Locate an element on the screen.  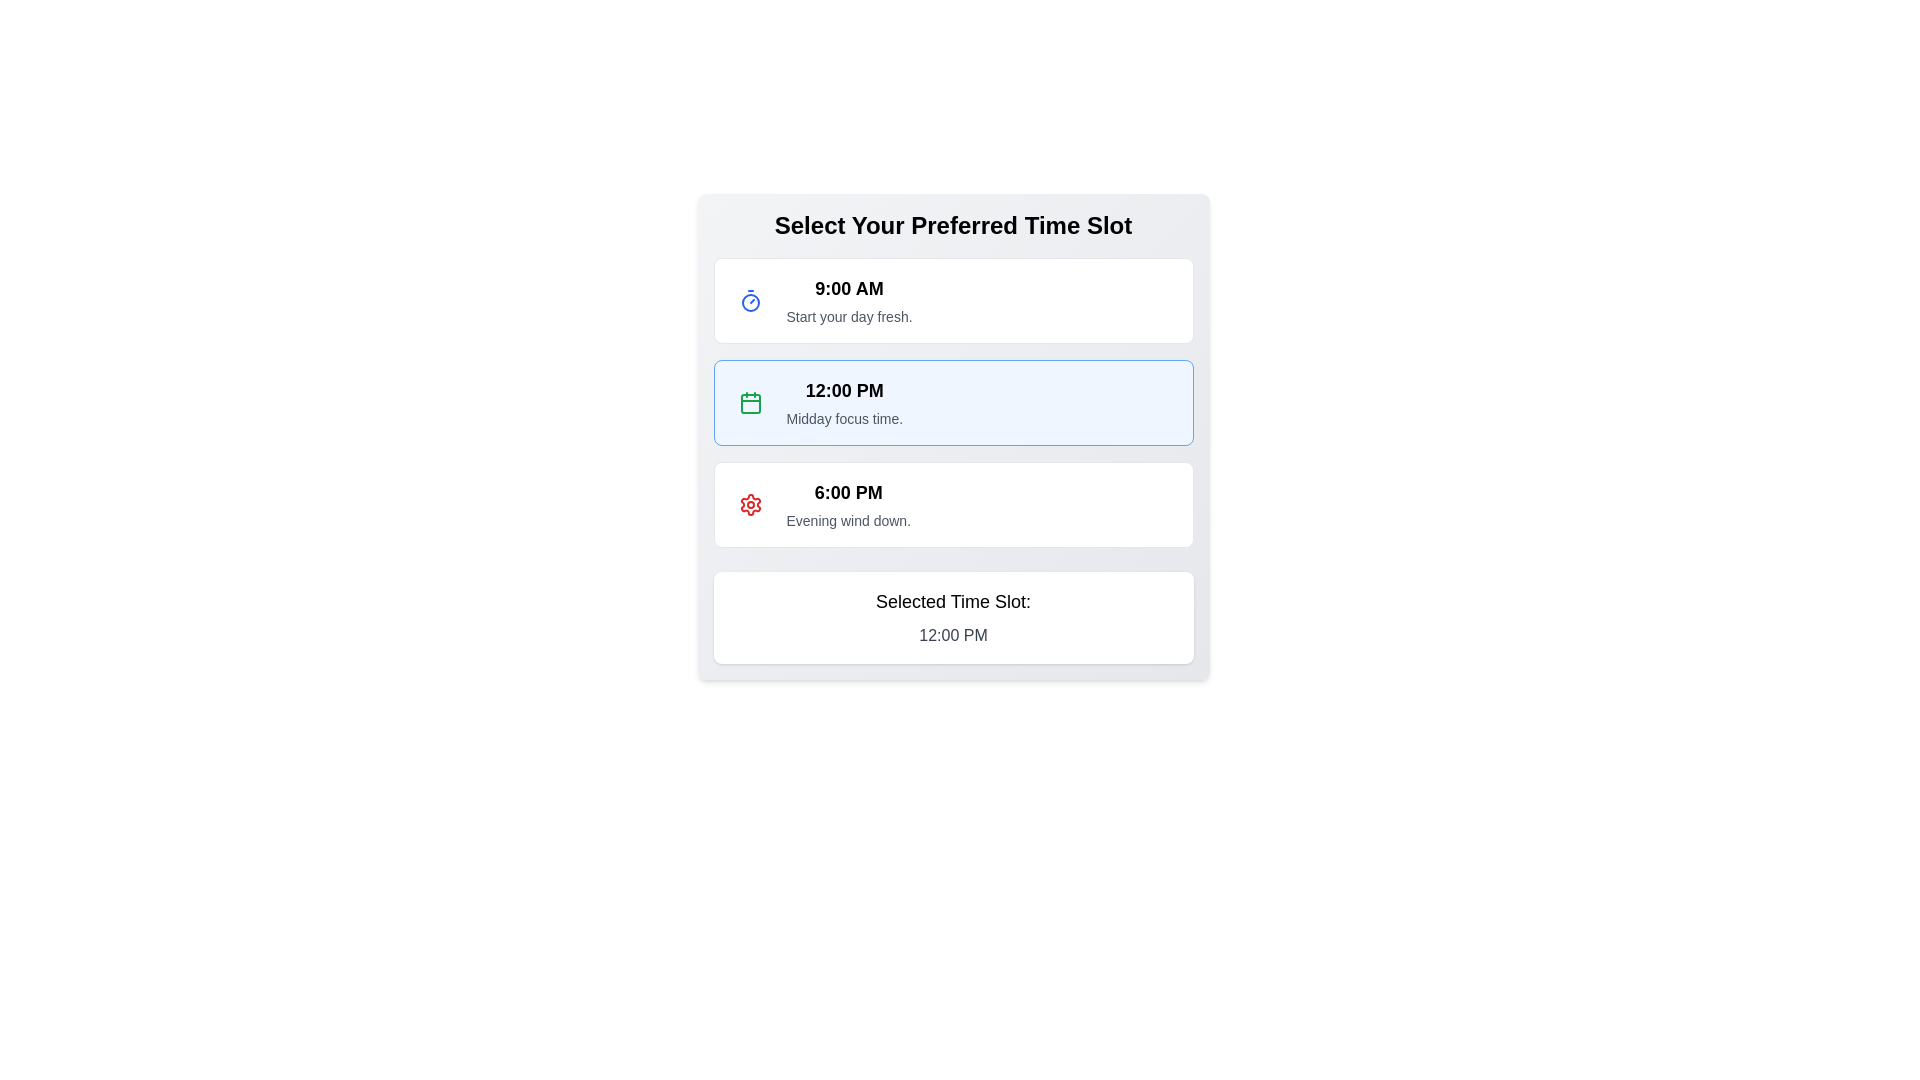
the calendar icon located to the left of the '12:00 PM' label under the 'Select Your Preferred Time Slot' heading for informational purposes is located at coordinates (749, 402).